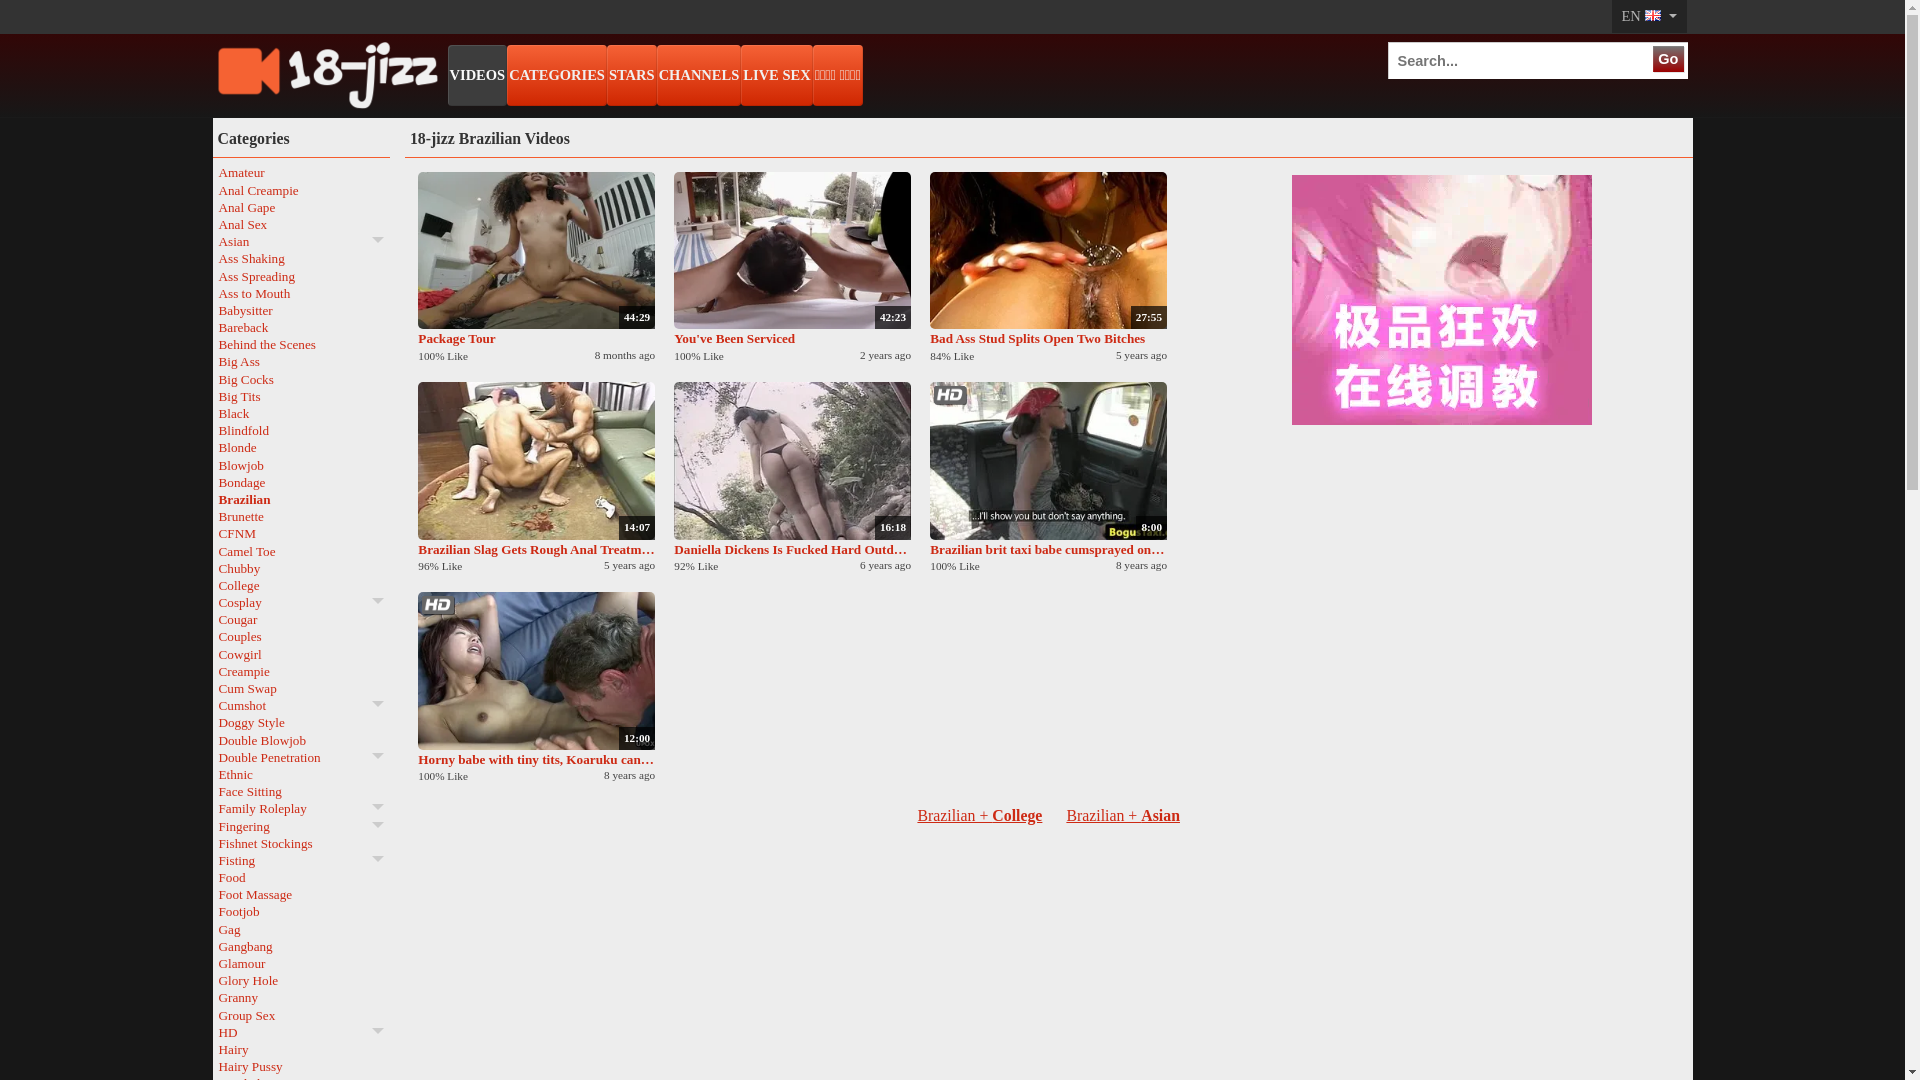  What do you see at coordinates (217, 224) in the screenshot?
I see `'Anal Sex'` at bounding box center [217, 224].